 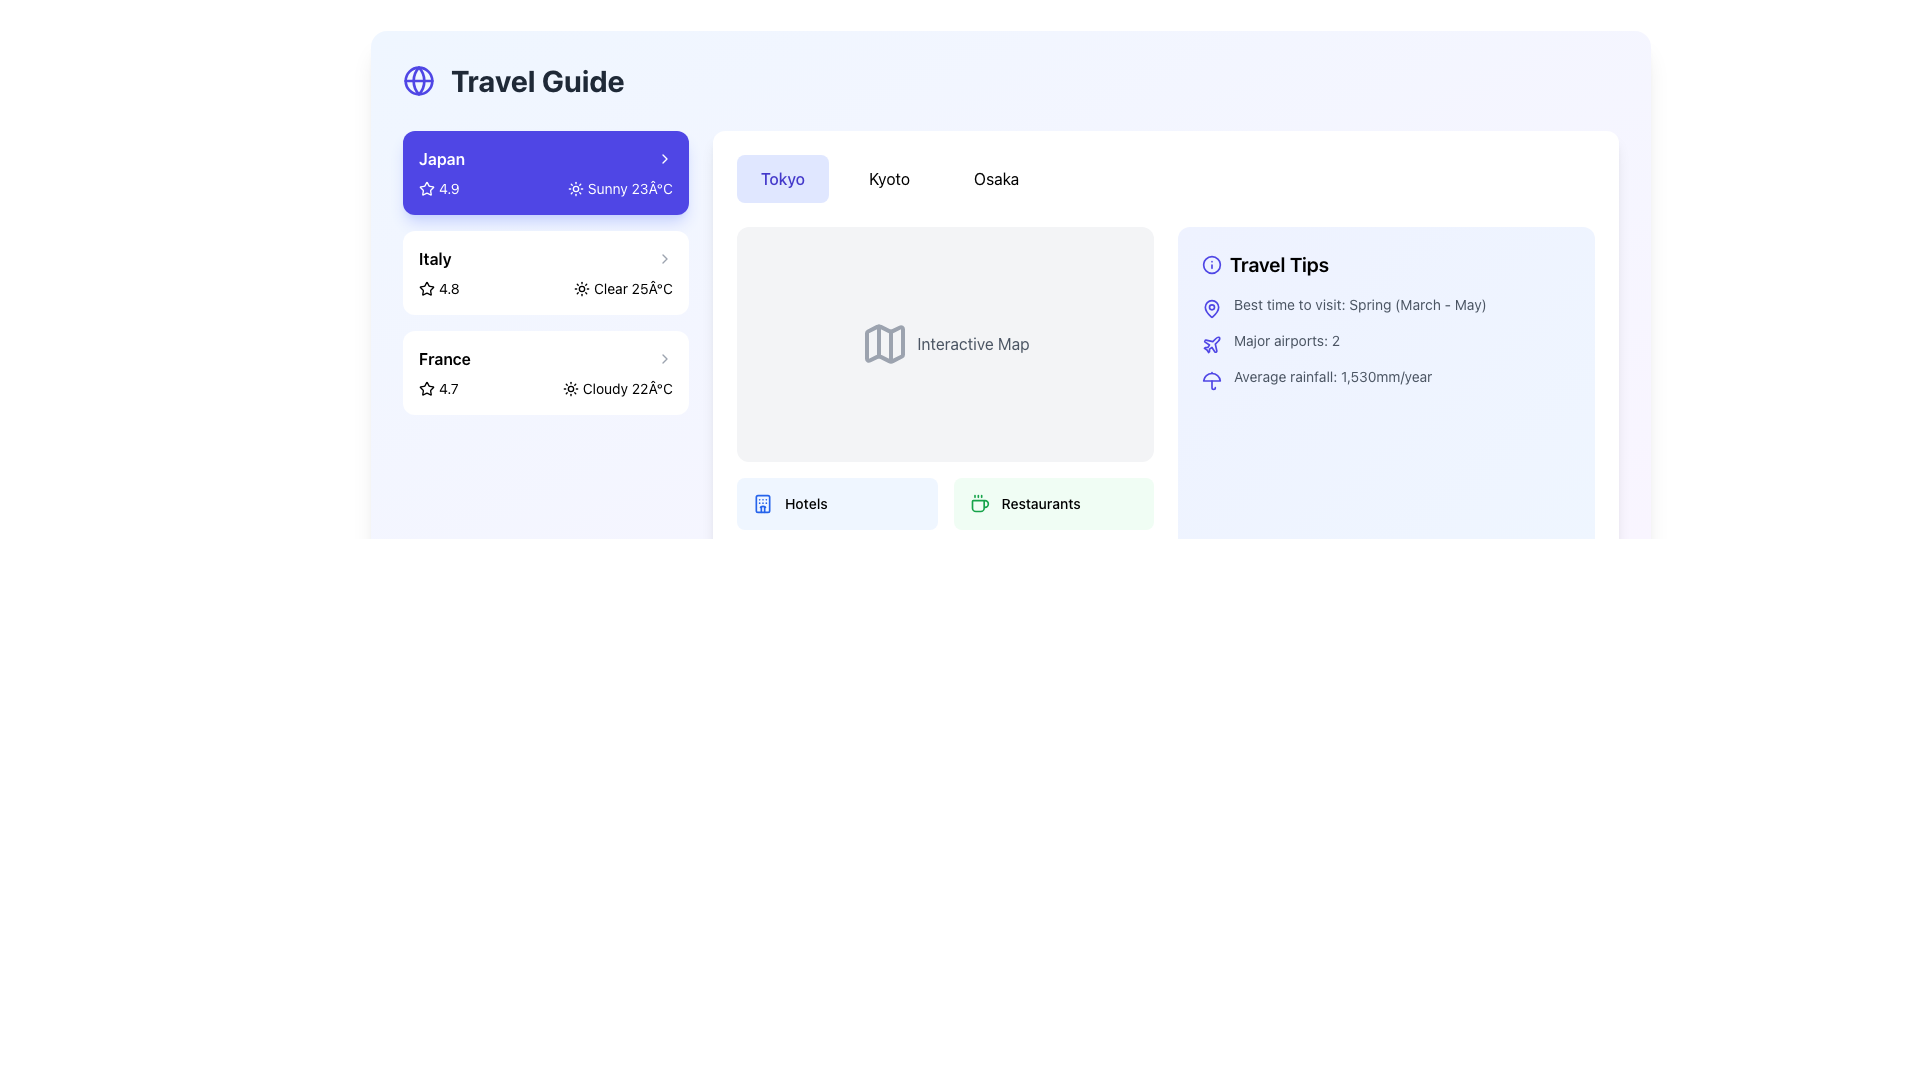 I want to click on the outlined star icon for rating, which is located next to the rating value '4.8' for Italy, so click(x=426, y=289).